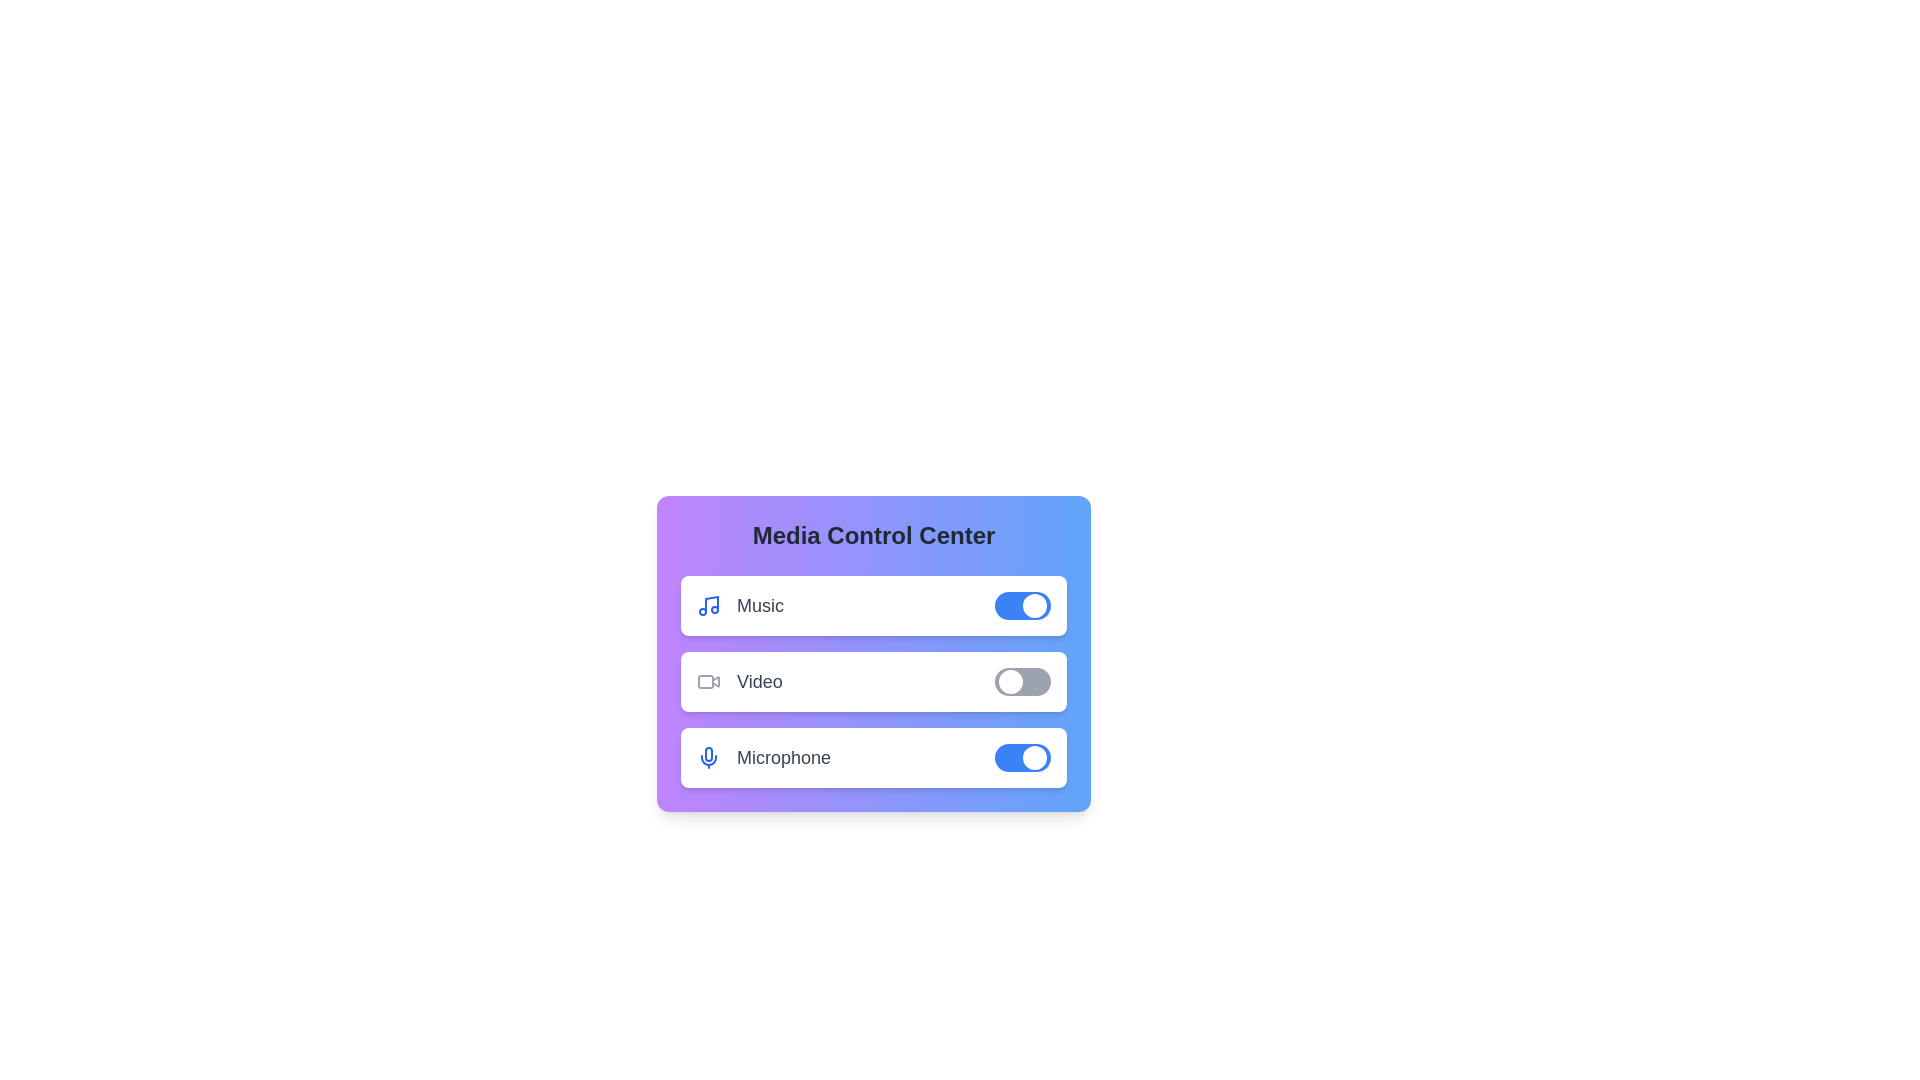 The image size is (1920, 1080). I want to click on the icon representing the Video control, so click(709, 681).